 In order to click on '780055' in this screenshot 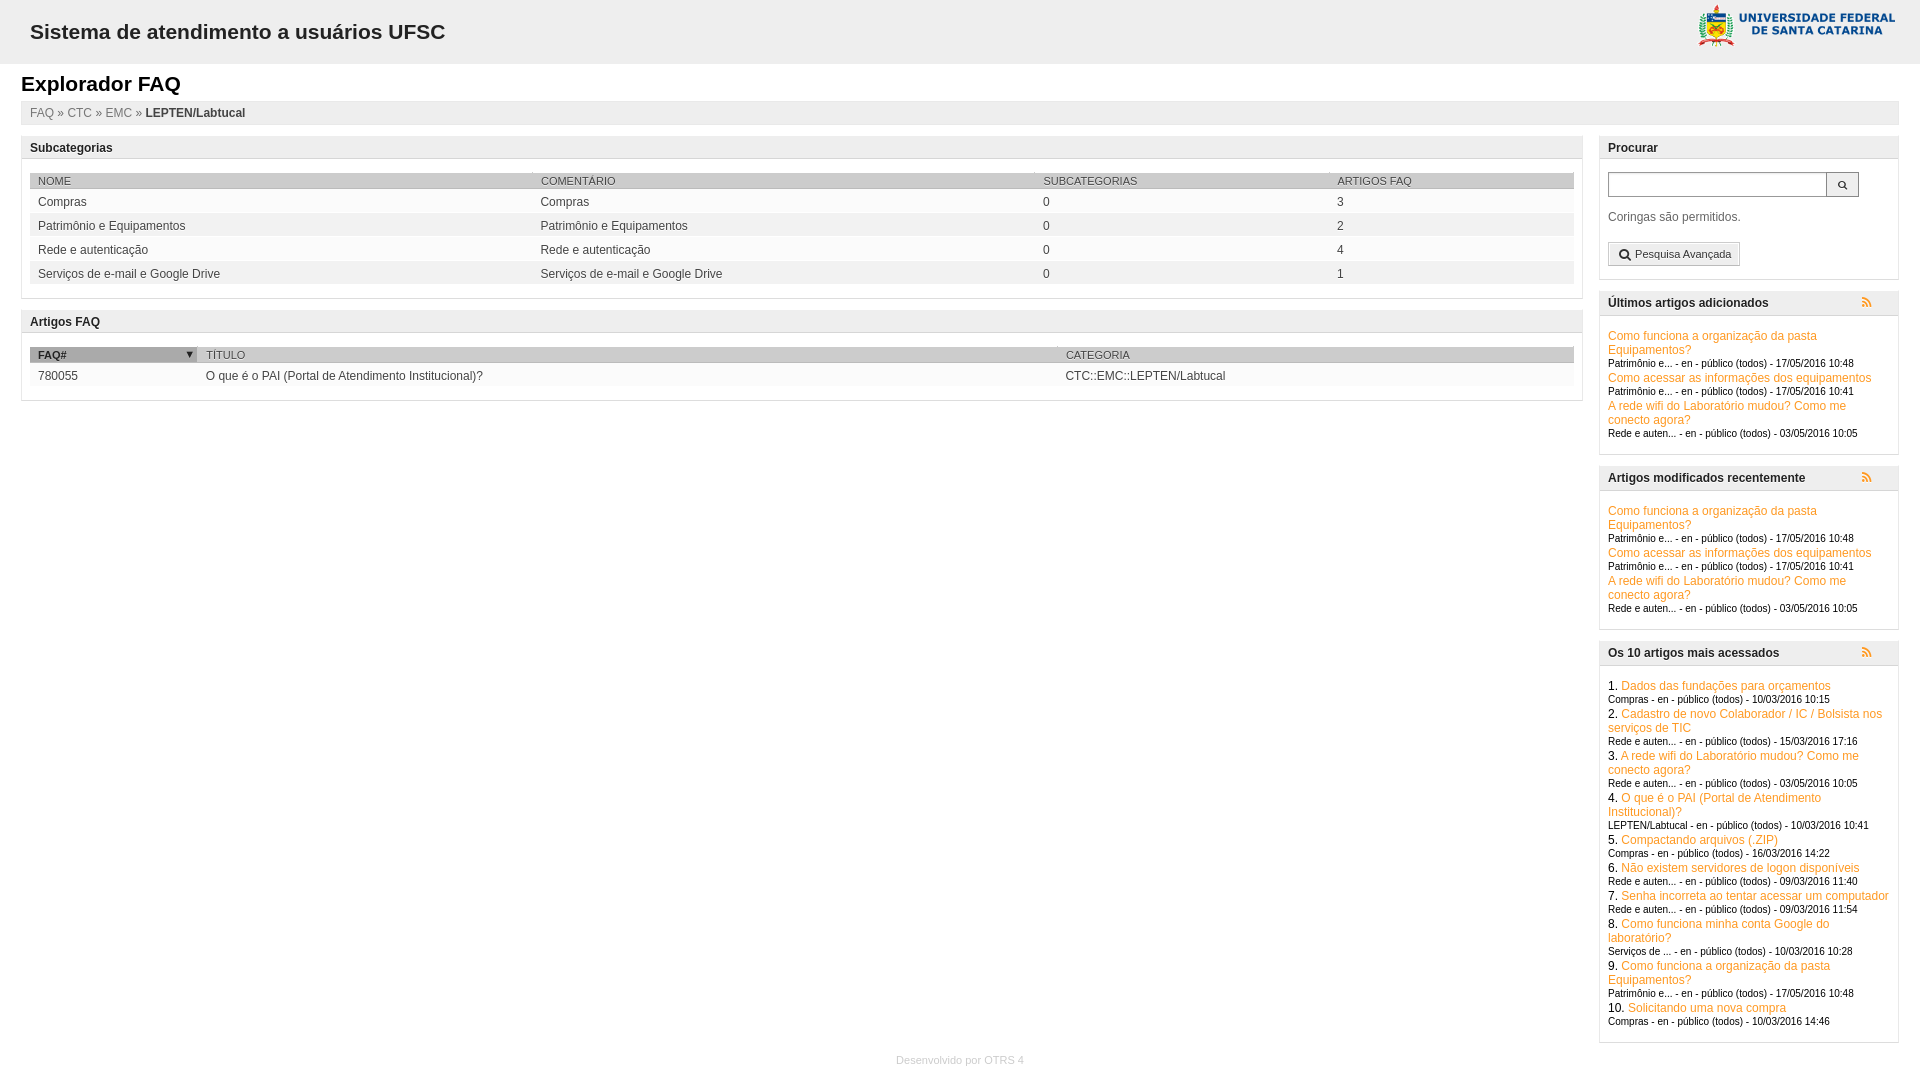, I will do `click(57, 375)`.